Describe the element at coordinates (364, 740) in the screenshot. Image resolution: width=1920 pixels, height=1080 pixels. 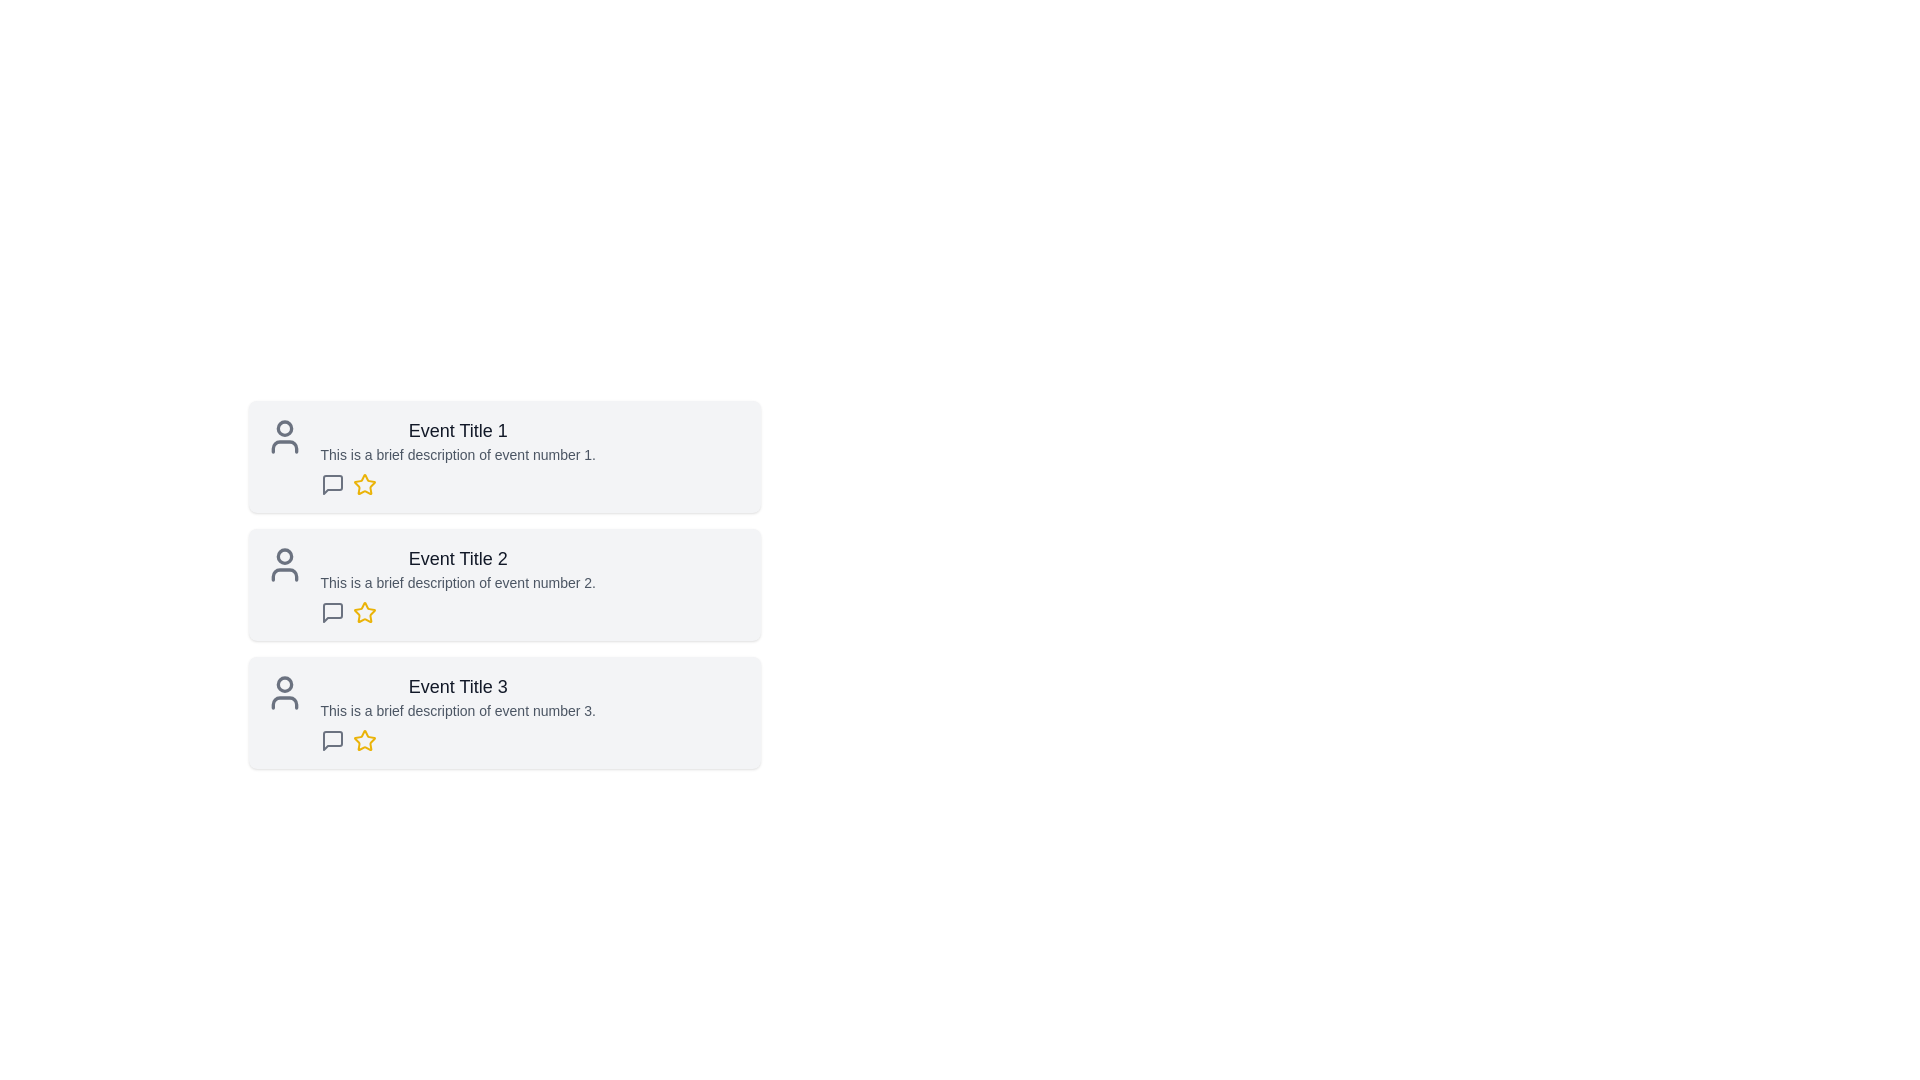
I see `the star icon at the bottom-right of the third event card to trigger a tooltip or visual feedback` at that location.